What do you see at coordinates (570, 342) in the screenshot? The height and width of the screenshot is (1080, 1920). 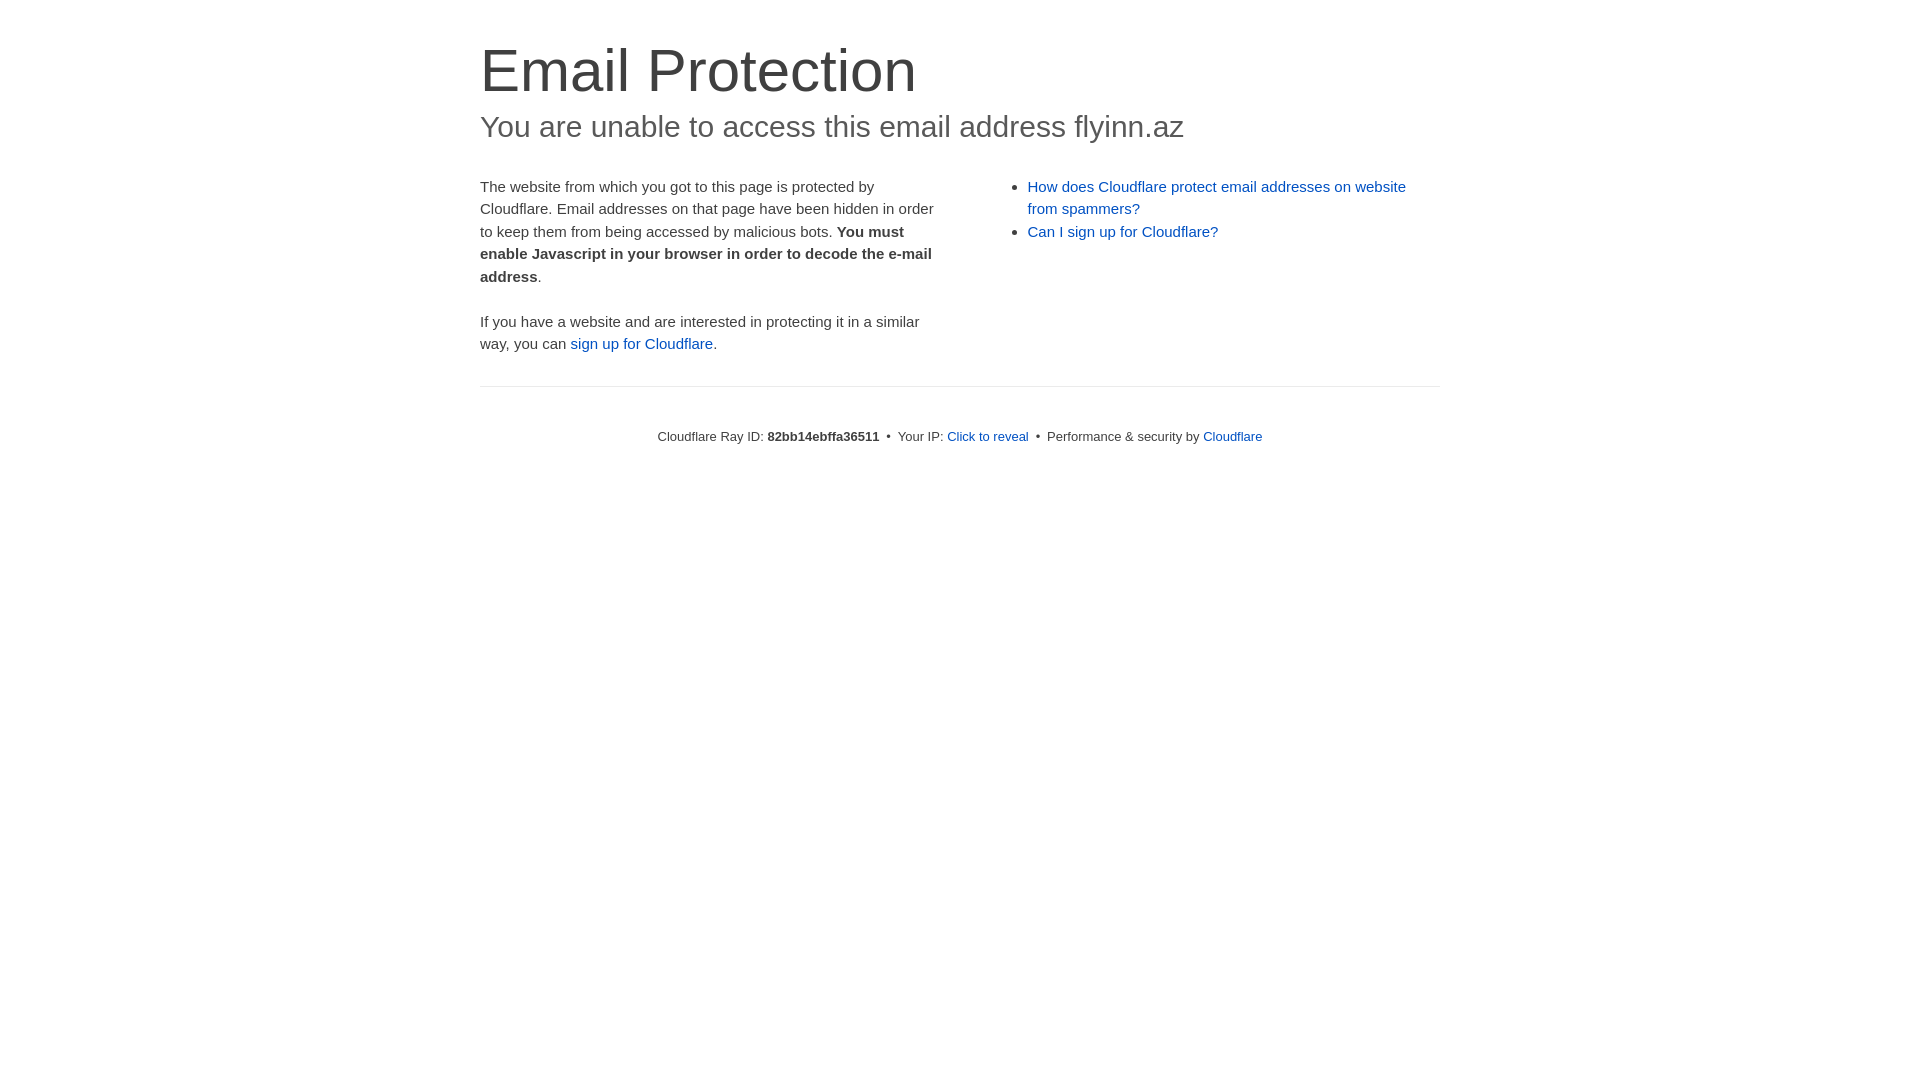 I see `'sign up for Cloudflare'` at bounding box center [570, 342].